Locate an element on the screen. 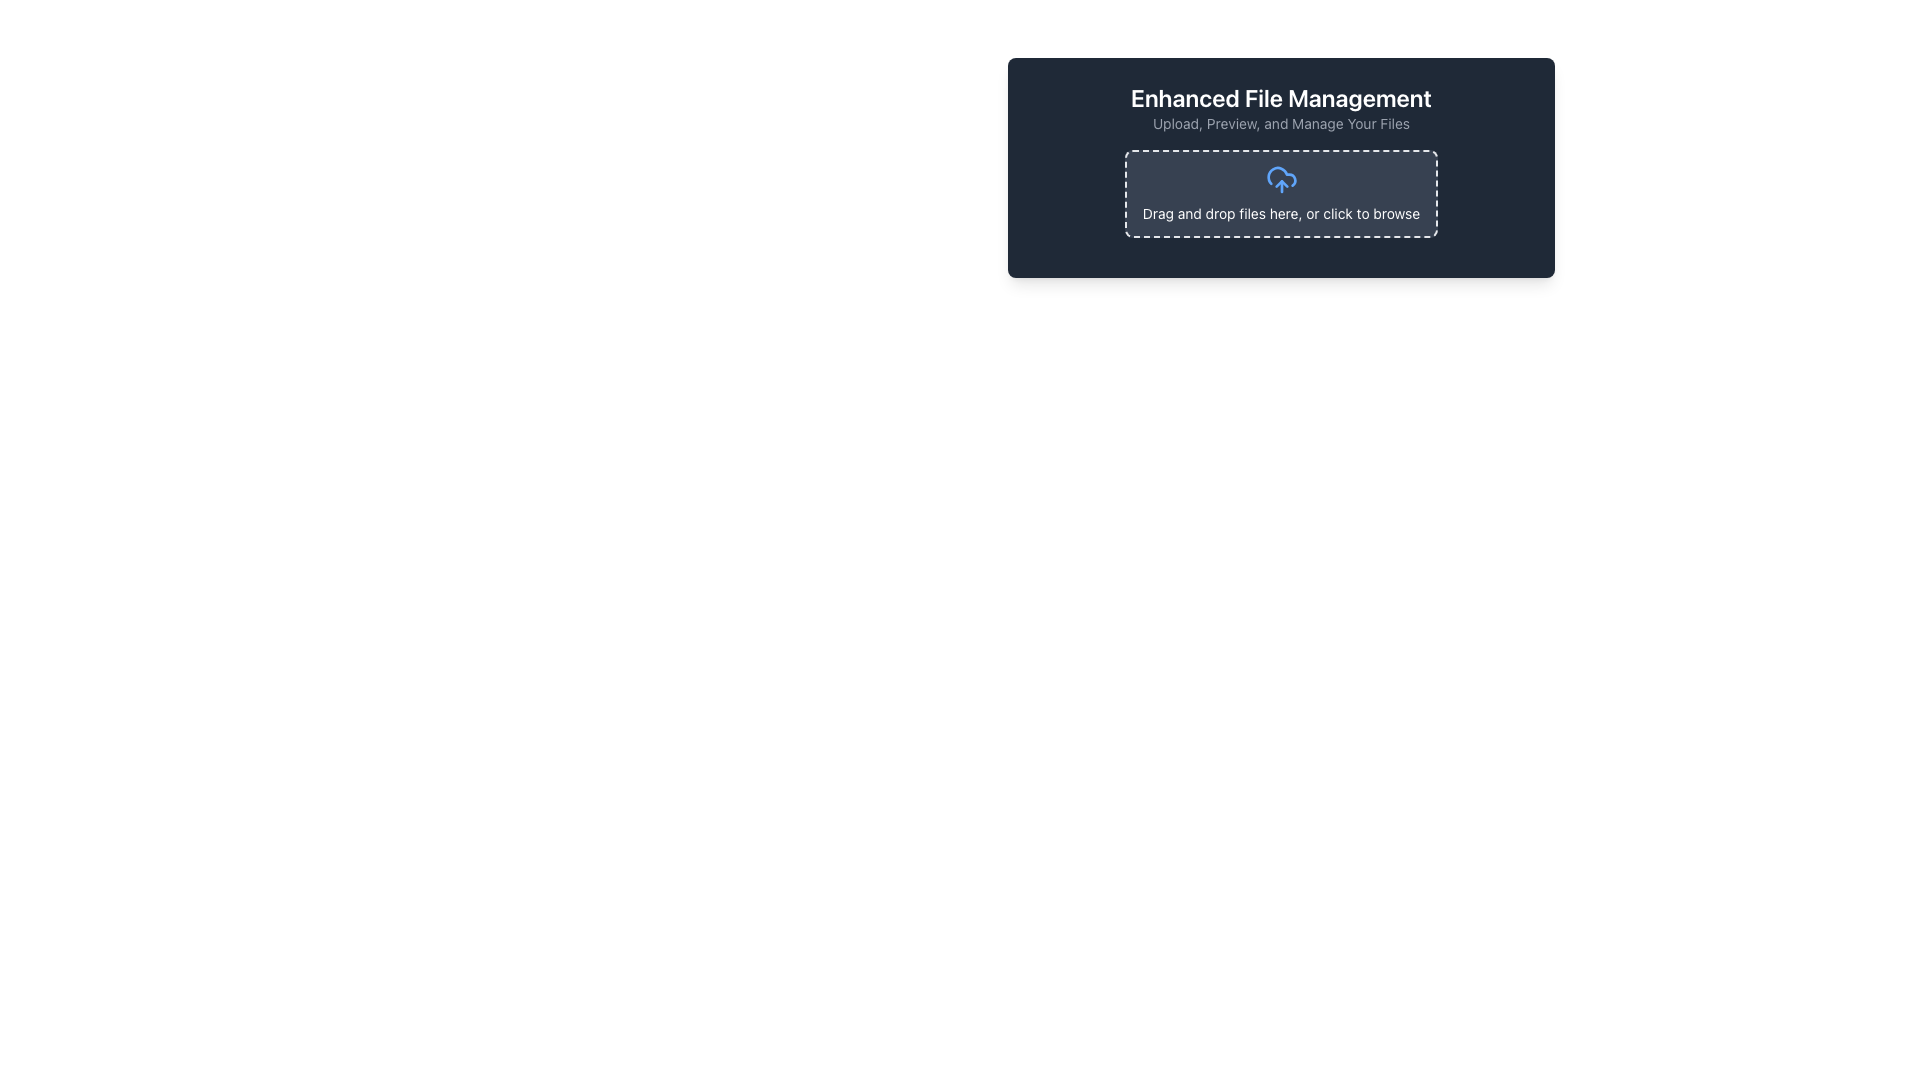 This screenshot has height=1080, width=1920. the static instructional text in the file upload drop area, which indicates how to upload files by dragging and dropping or selecting files is located at coordinates (1281, 213).